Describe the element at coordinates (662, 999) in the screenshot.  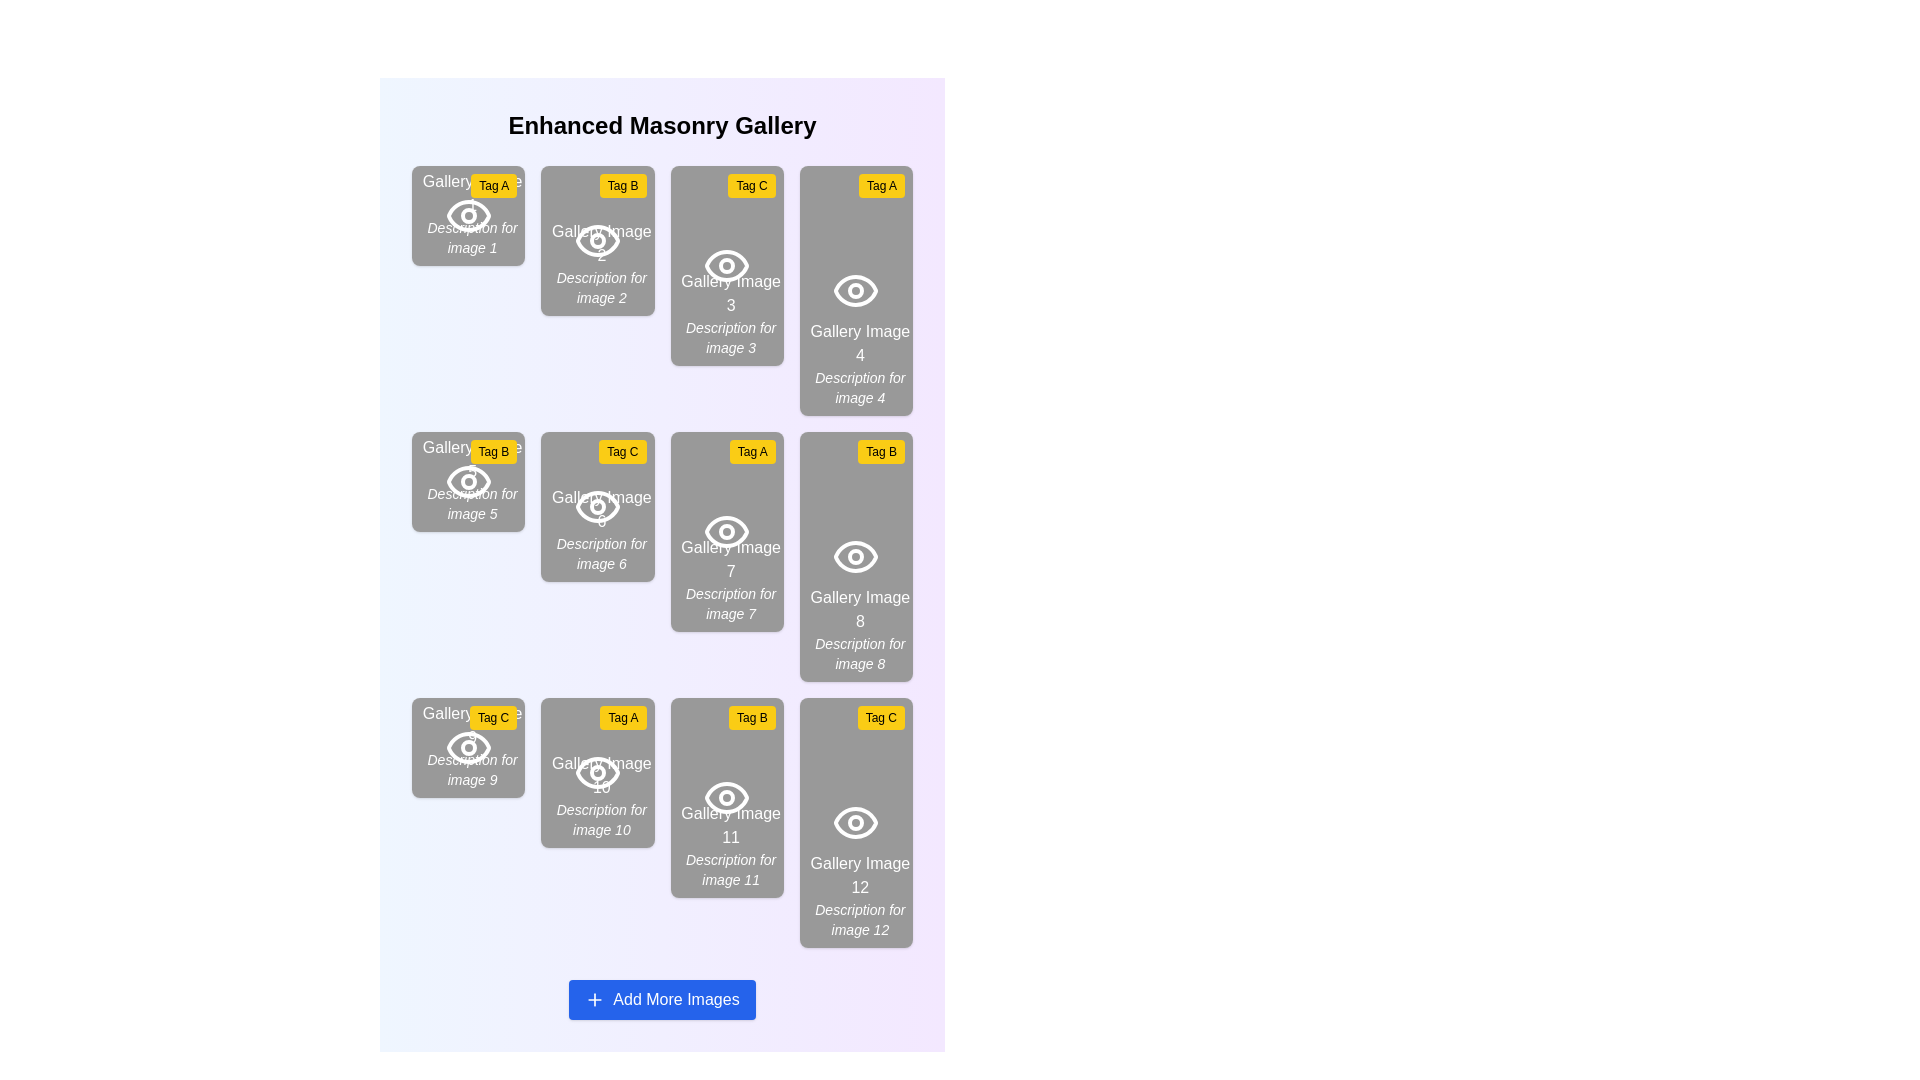
I see `the button for adding more images to the gallery` at that location.